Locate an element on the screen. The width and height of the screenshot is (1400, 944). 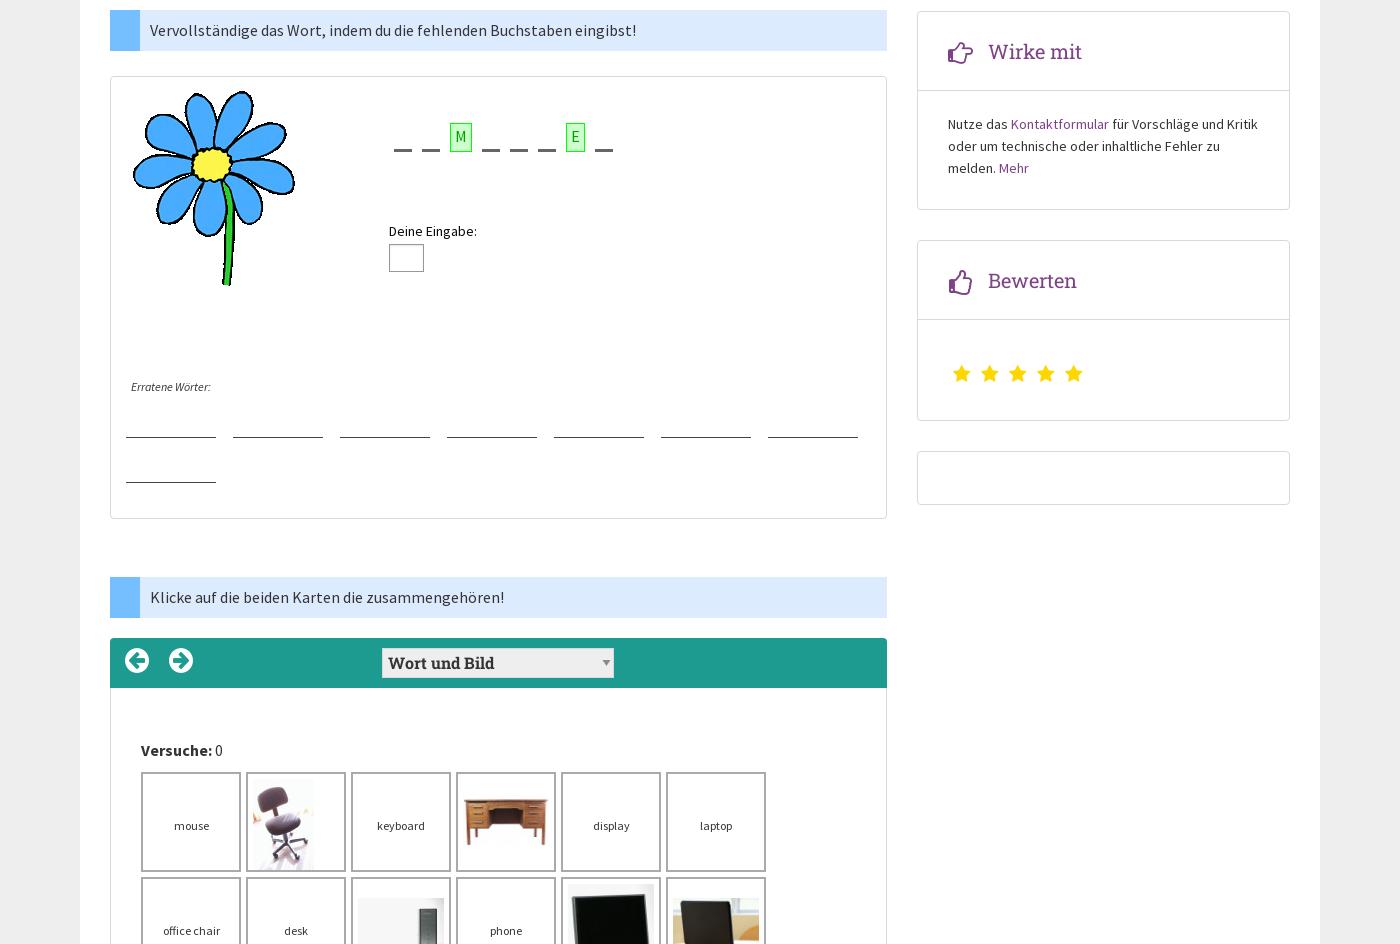
'Erratene Wörter:' is located at coordinates (170, 386).